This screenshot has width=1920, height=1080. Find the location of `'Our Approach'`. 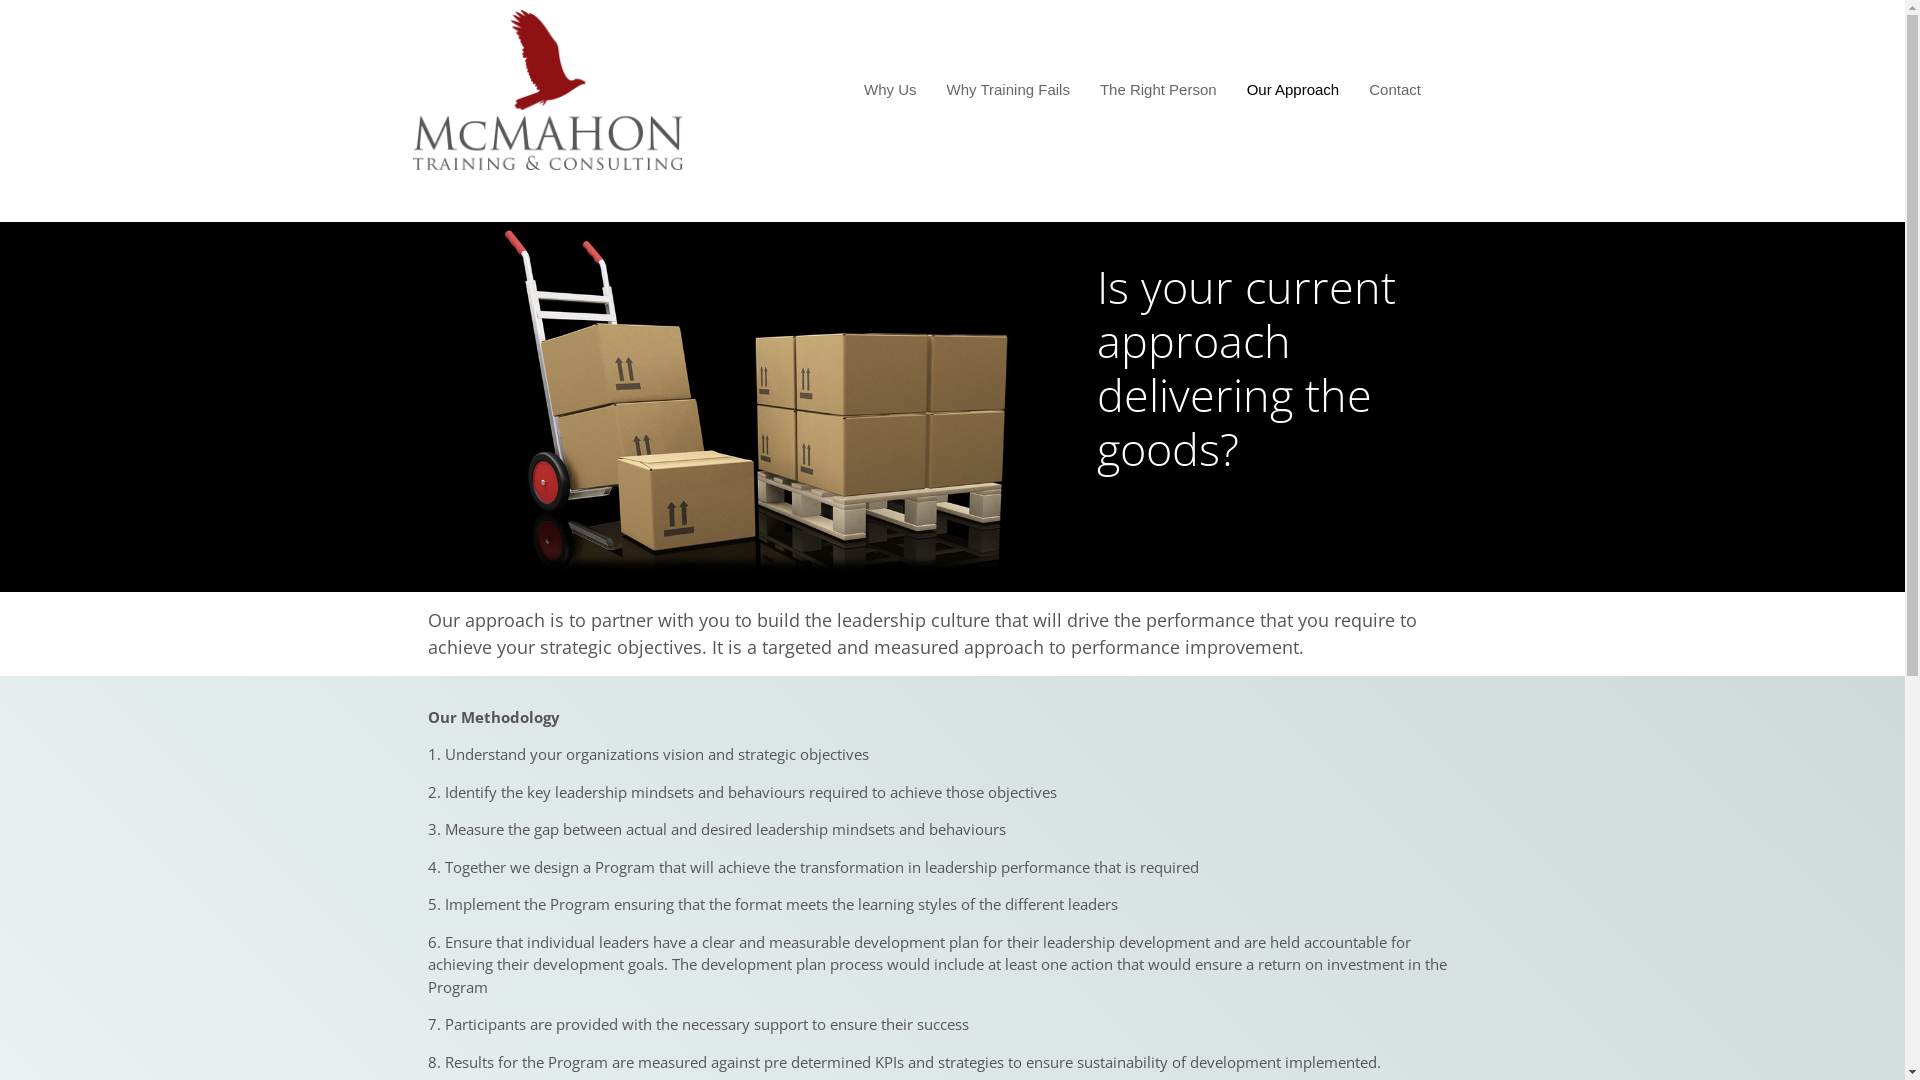

'Our Approach' is located at coordinates (1293, 88).